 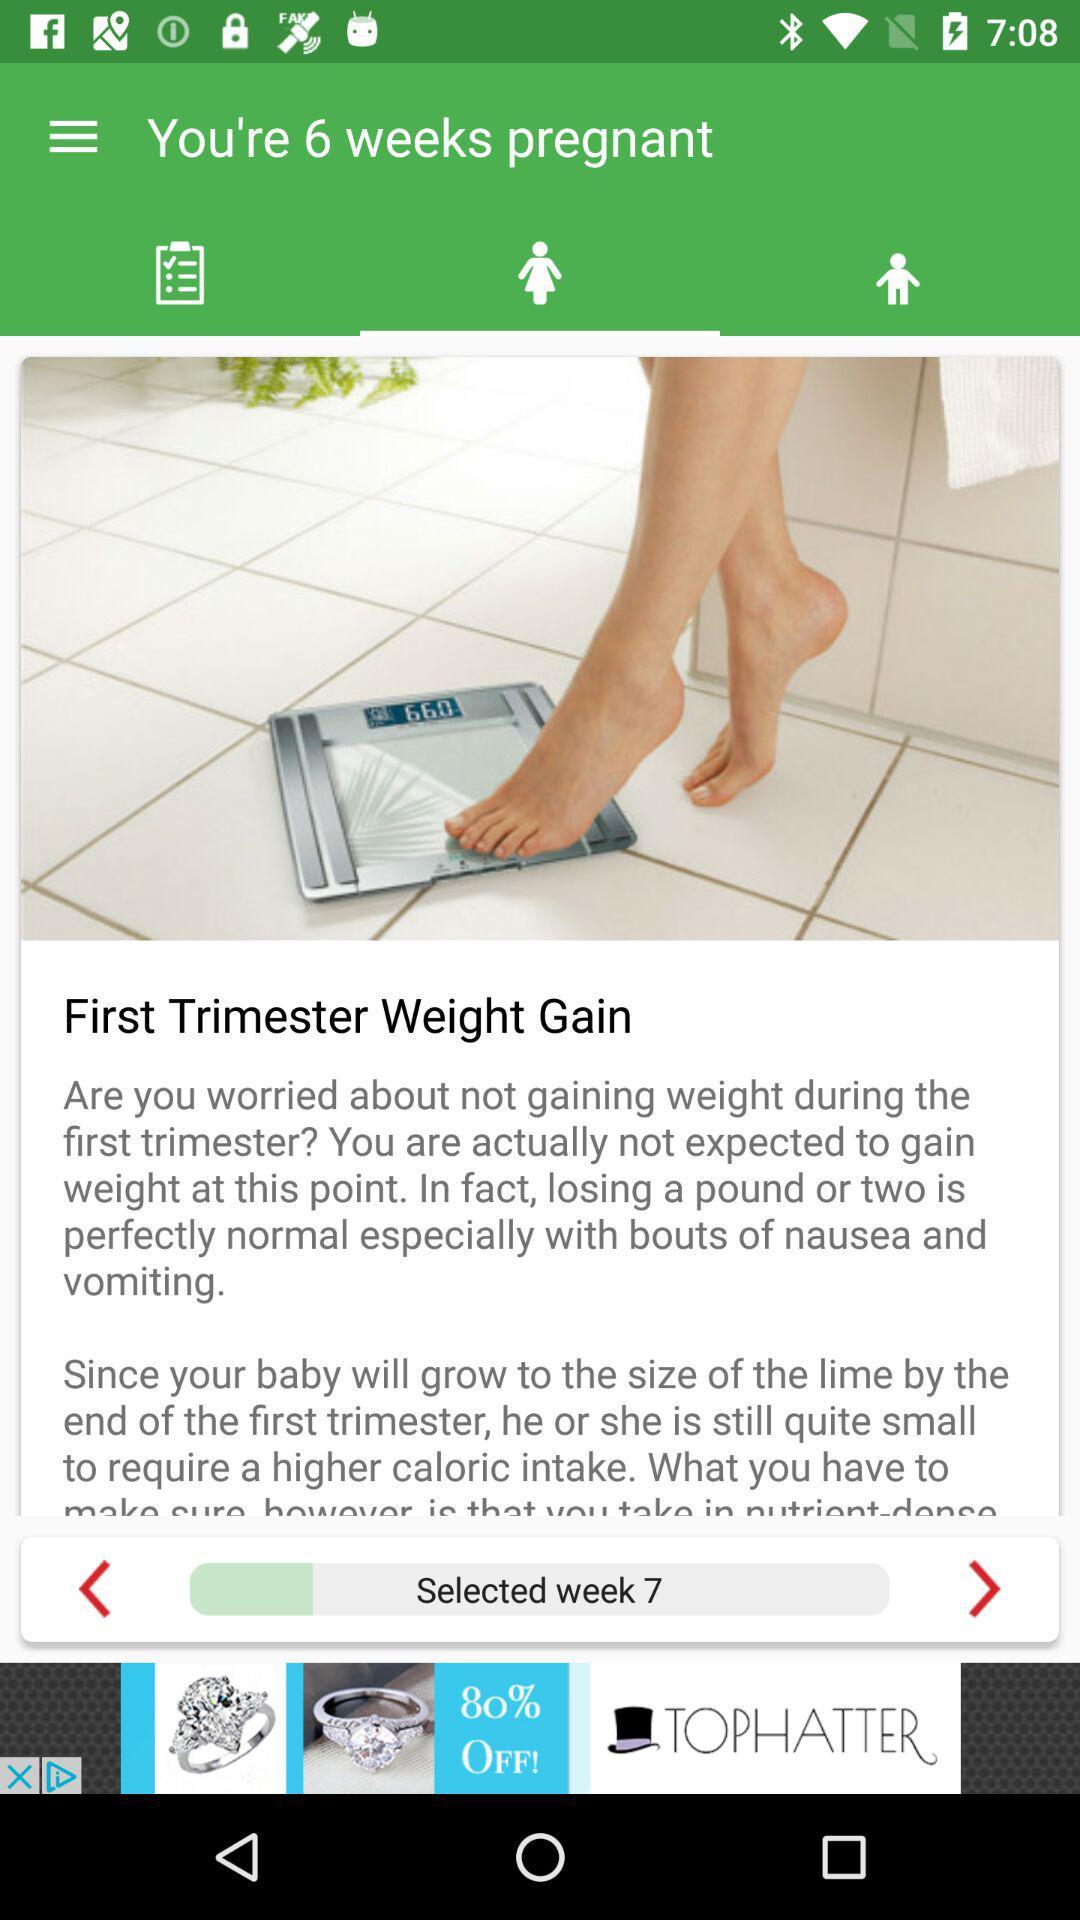 I want to click on see more pages, so click(x=983, y=1588).